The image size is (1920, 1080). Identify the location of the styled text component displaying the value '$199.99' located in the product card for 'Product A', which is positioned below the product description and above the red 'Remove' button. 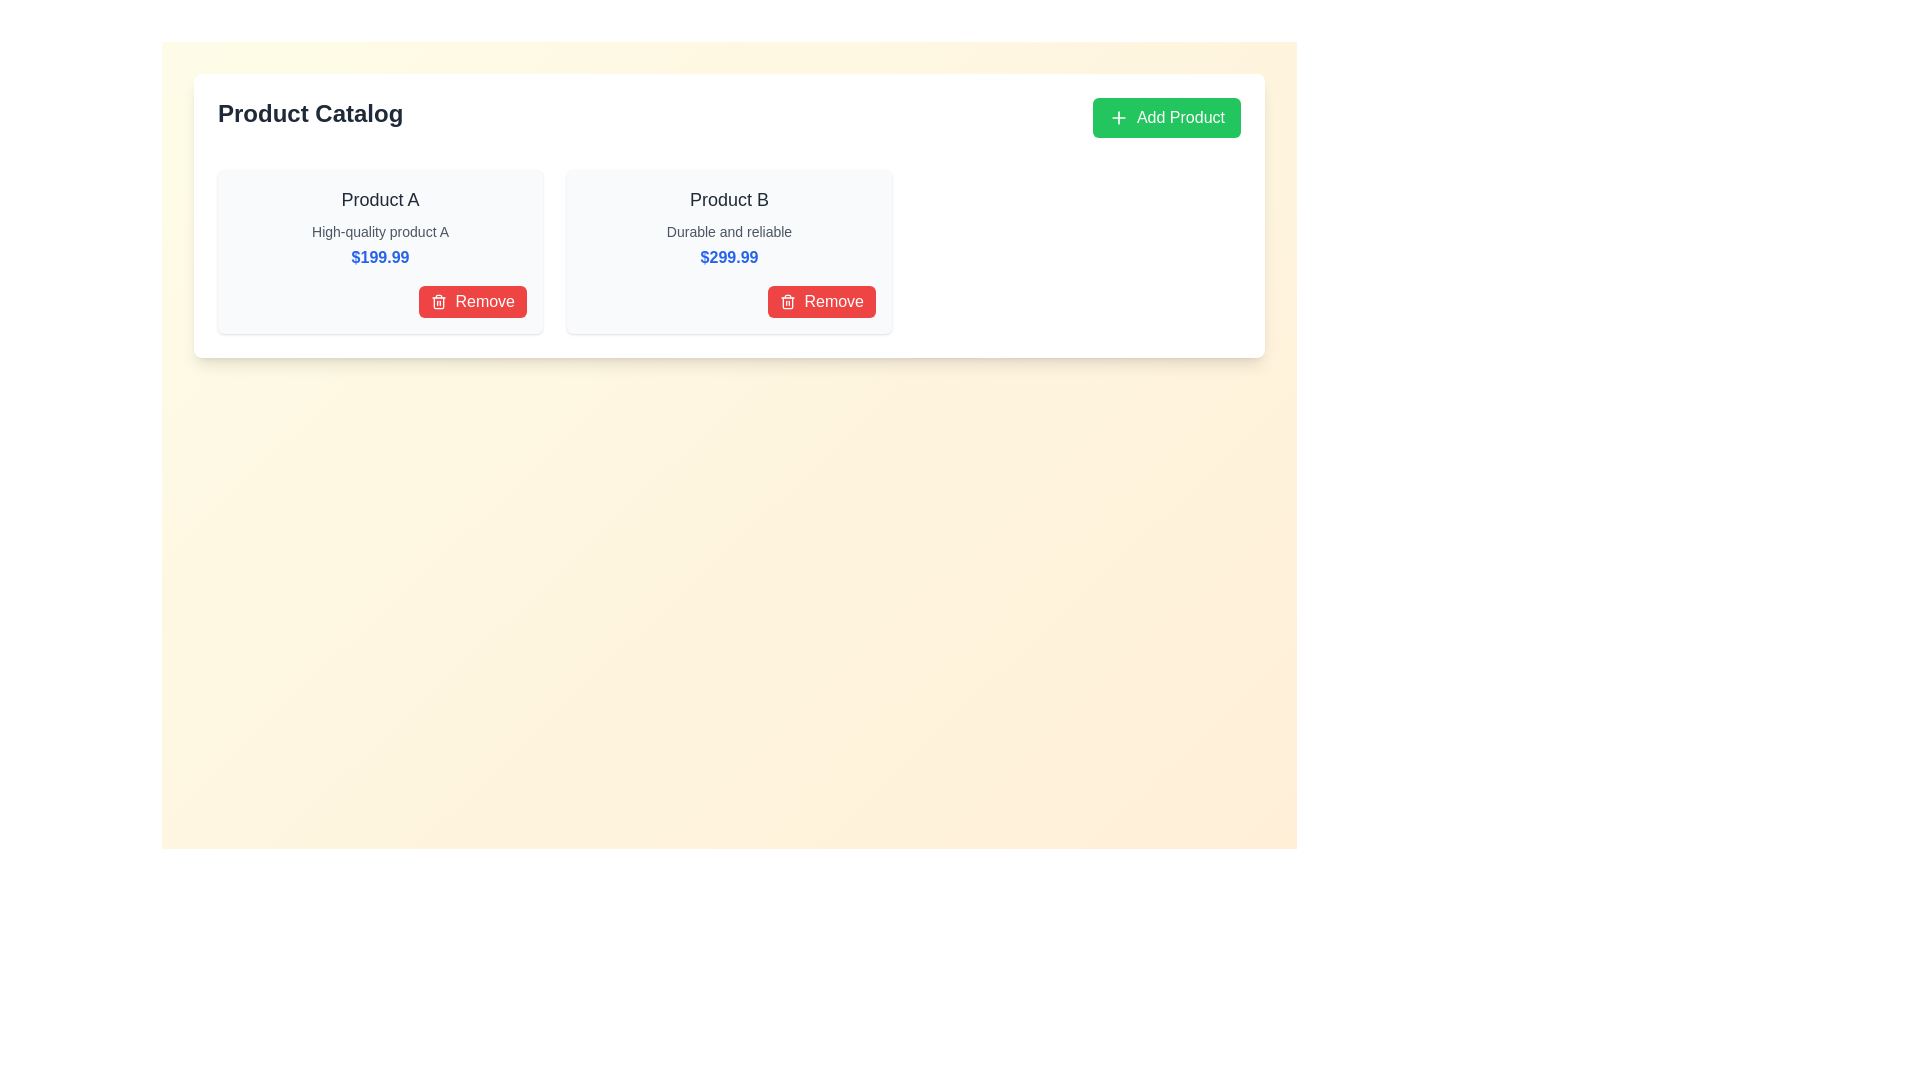
(380, 257).